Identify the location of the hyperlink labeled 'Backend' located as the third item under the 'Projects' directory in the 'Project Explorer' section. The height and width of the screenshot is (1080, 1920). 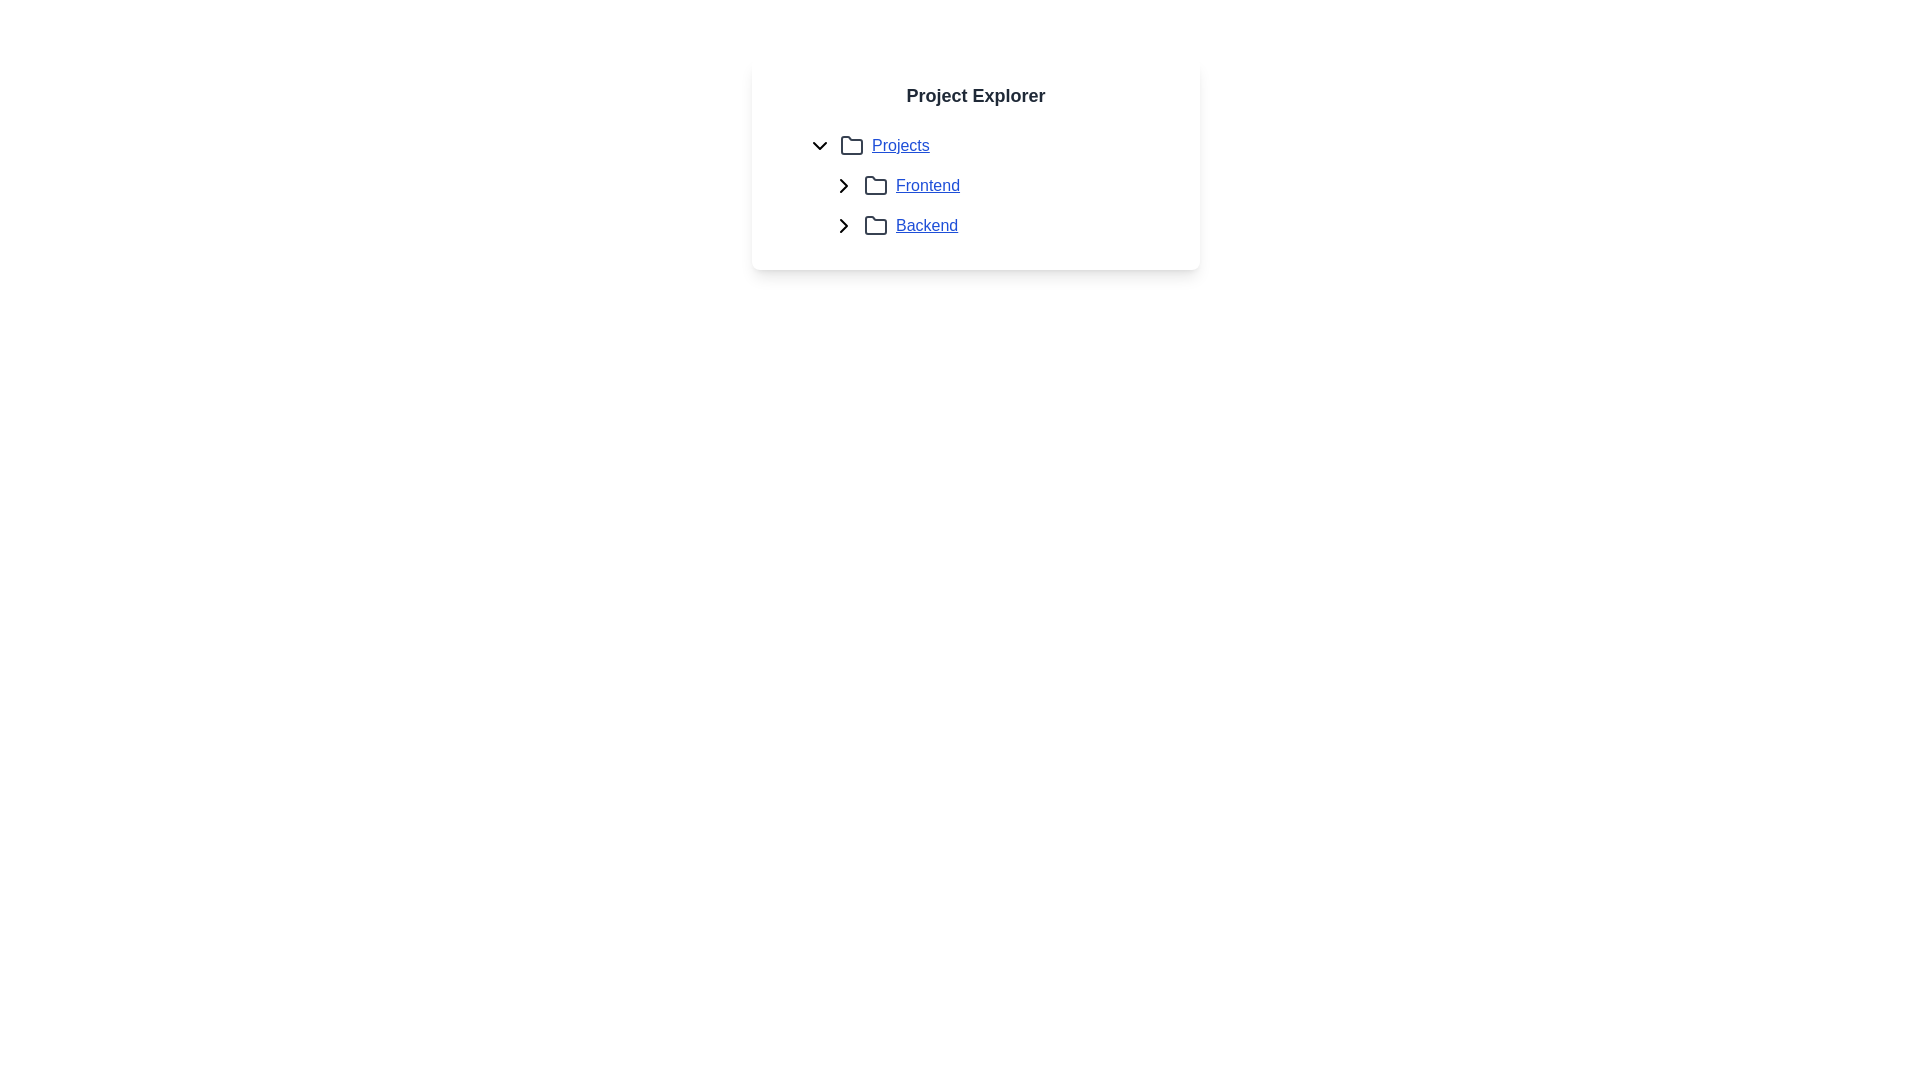
(925, 225).